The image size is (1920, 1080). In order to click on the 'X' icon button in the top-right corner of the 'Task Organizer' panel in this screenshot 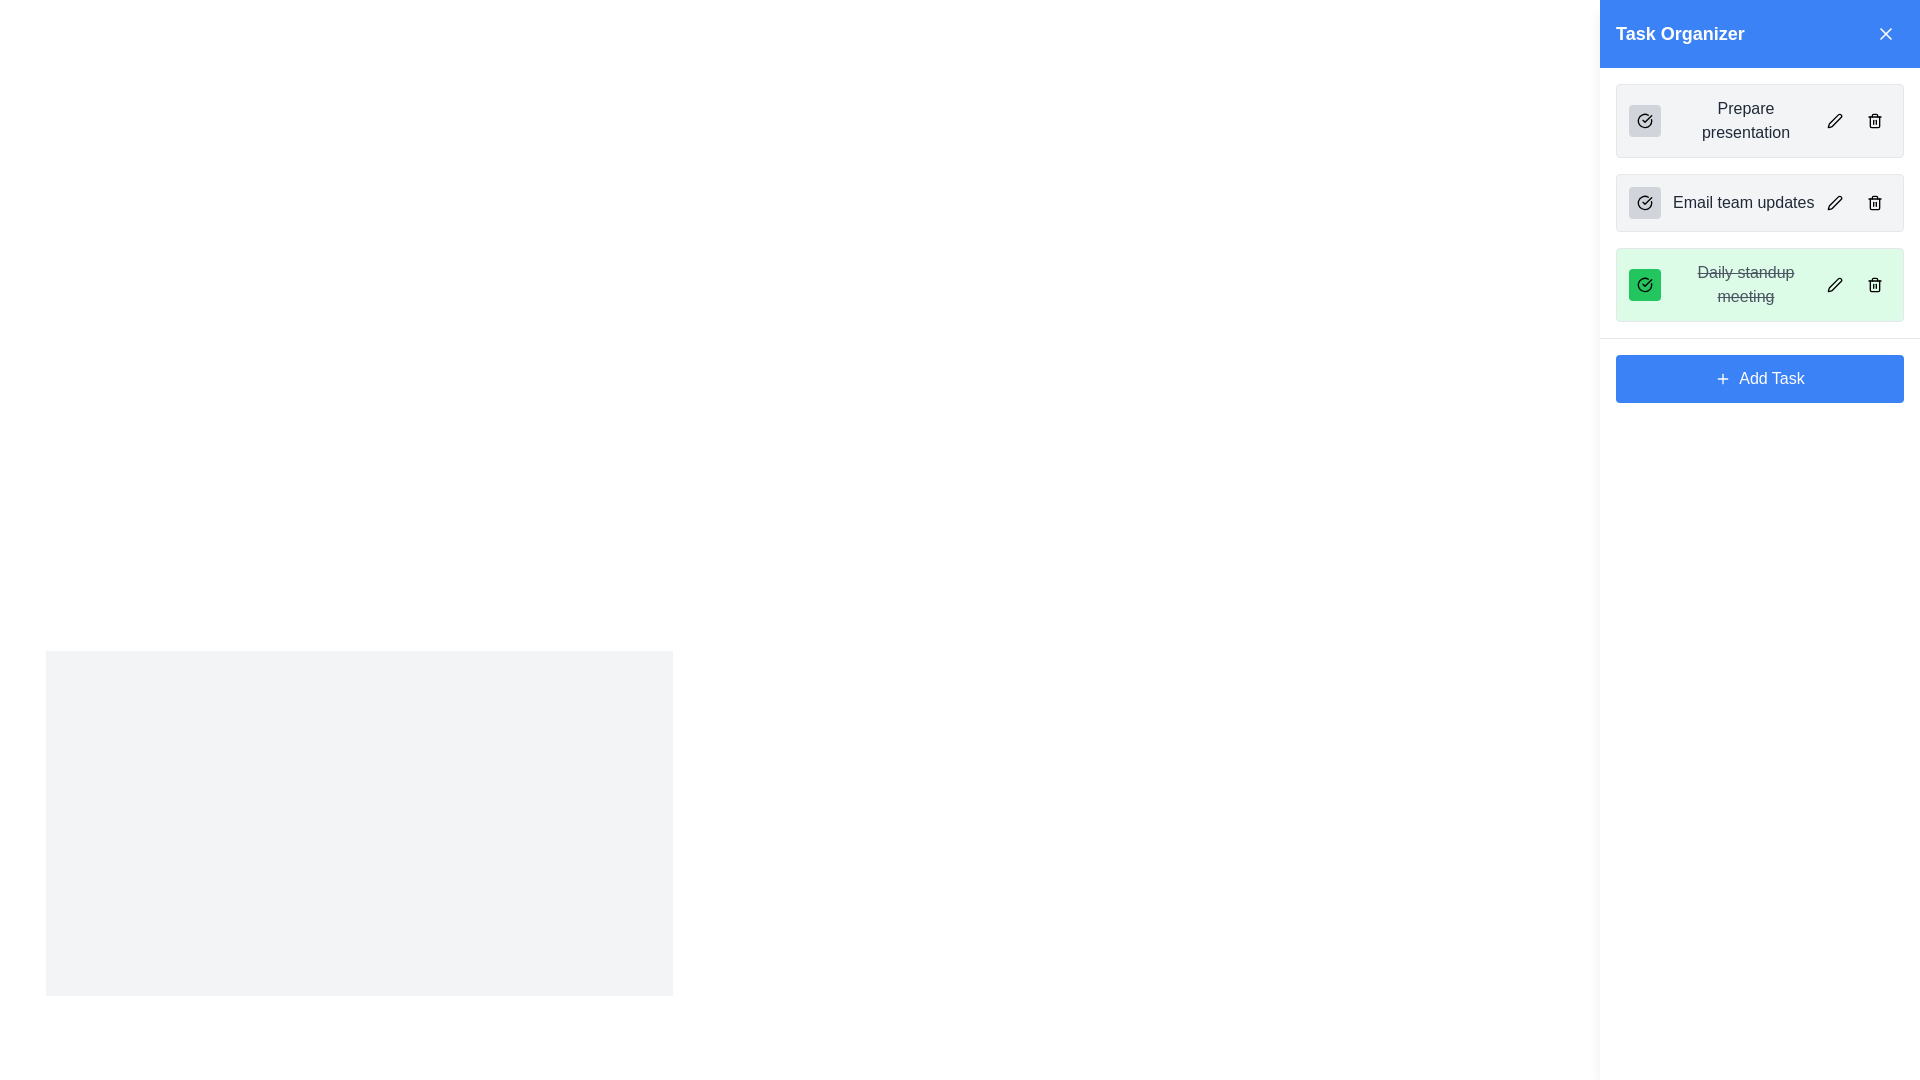, I will do `click(1885, 34)`.